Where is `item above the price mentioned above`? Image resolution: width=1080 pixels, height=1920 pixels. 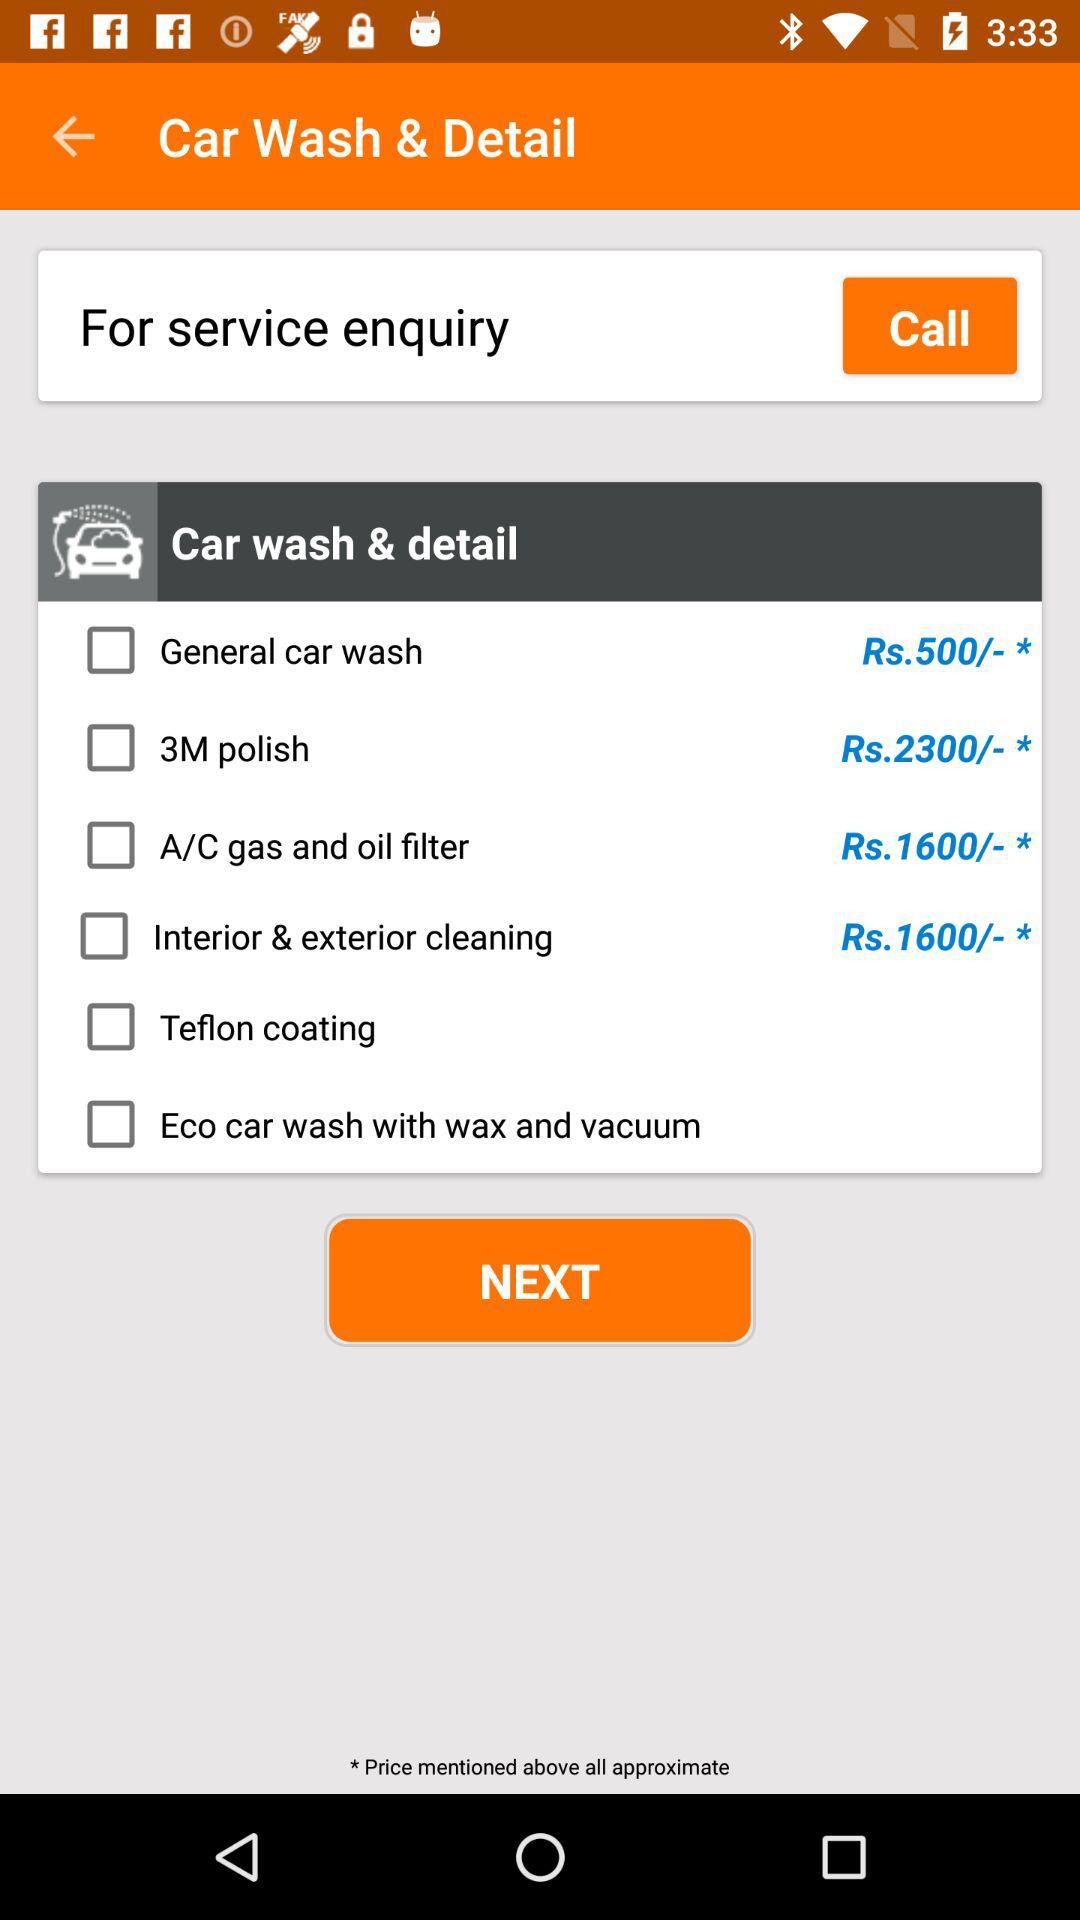 item above the price mentioned above is located at coordinates (540, 1280).